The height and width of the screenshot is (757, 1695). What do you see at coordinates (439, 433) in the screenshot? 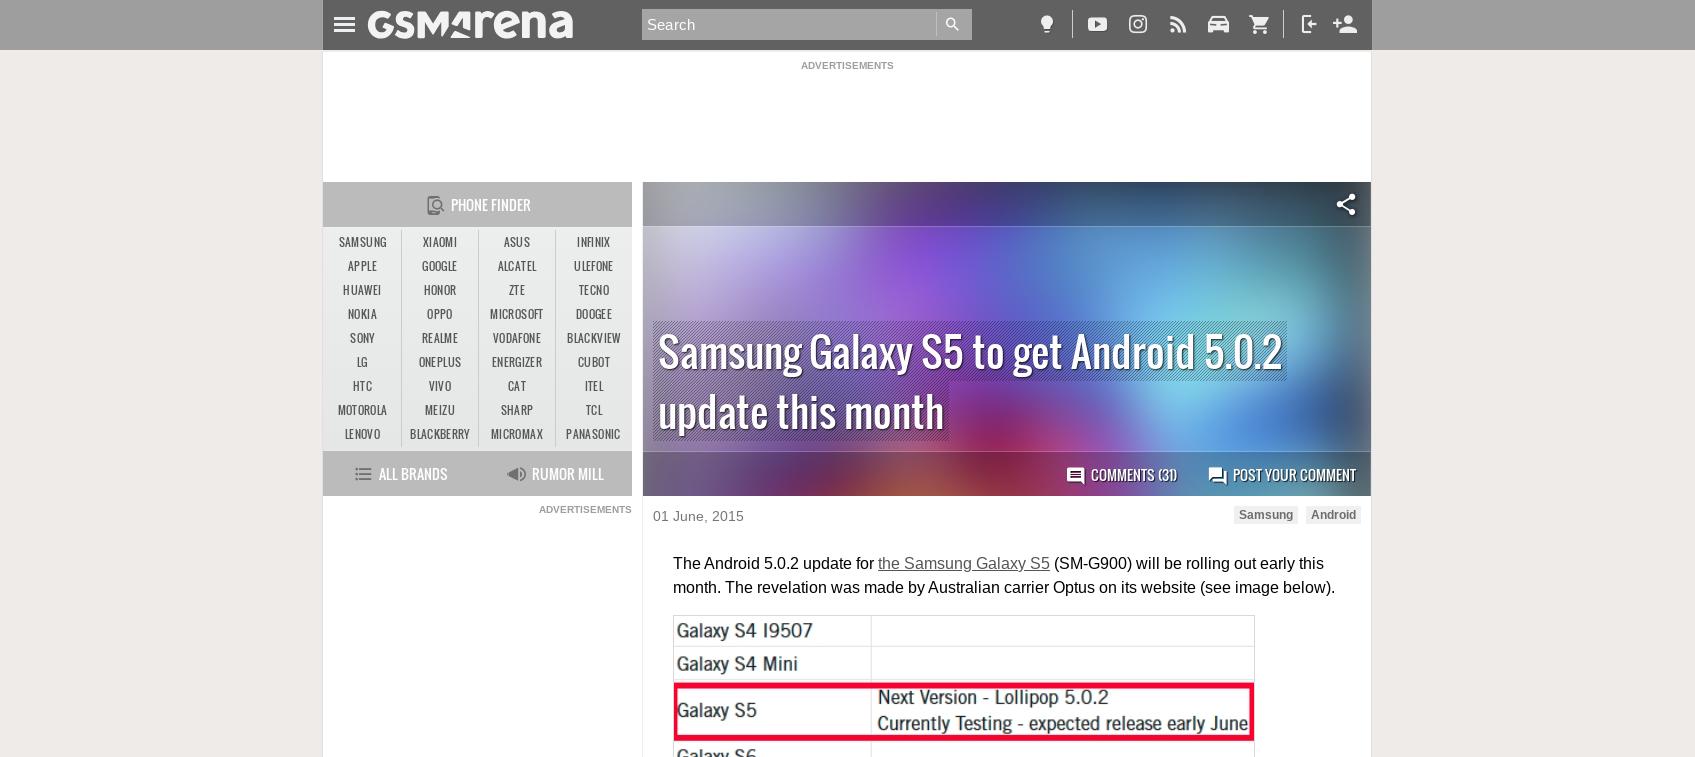
I see `'BlackBerry'` at bounding box center [439, 433].